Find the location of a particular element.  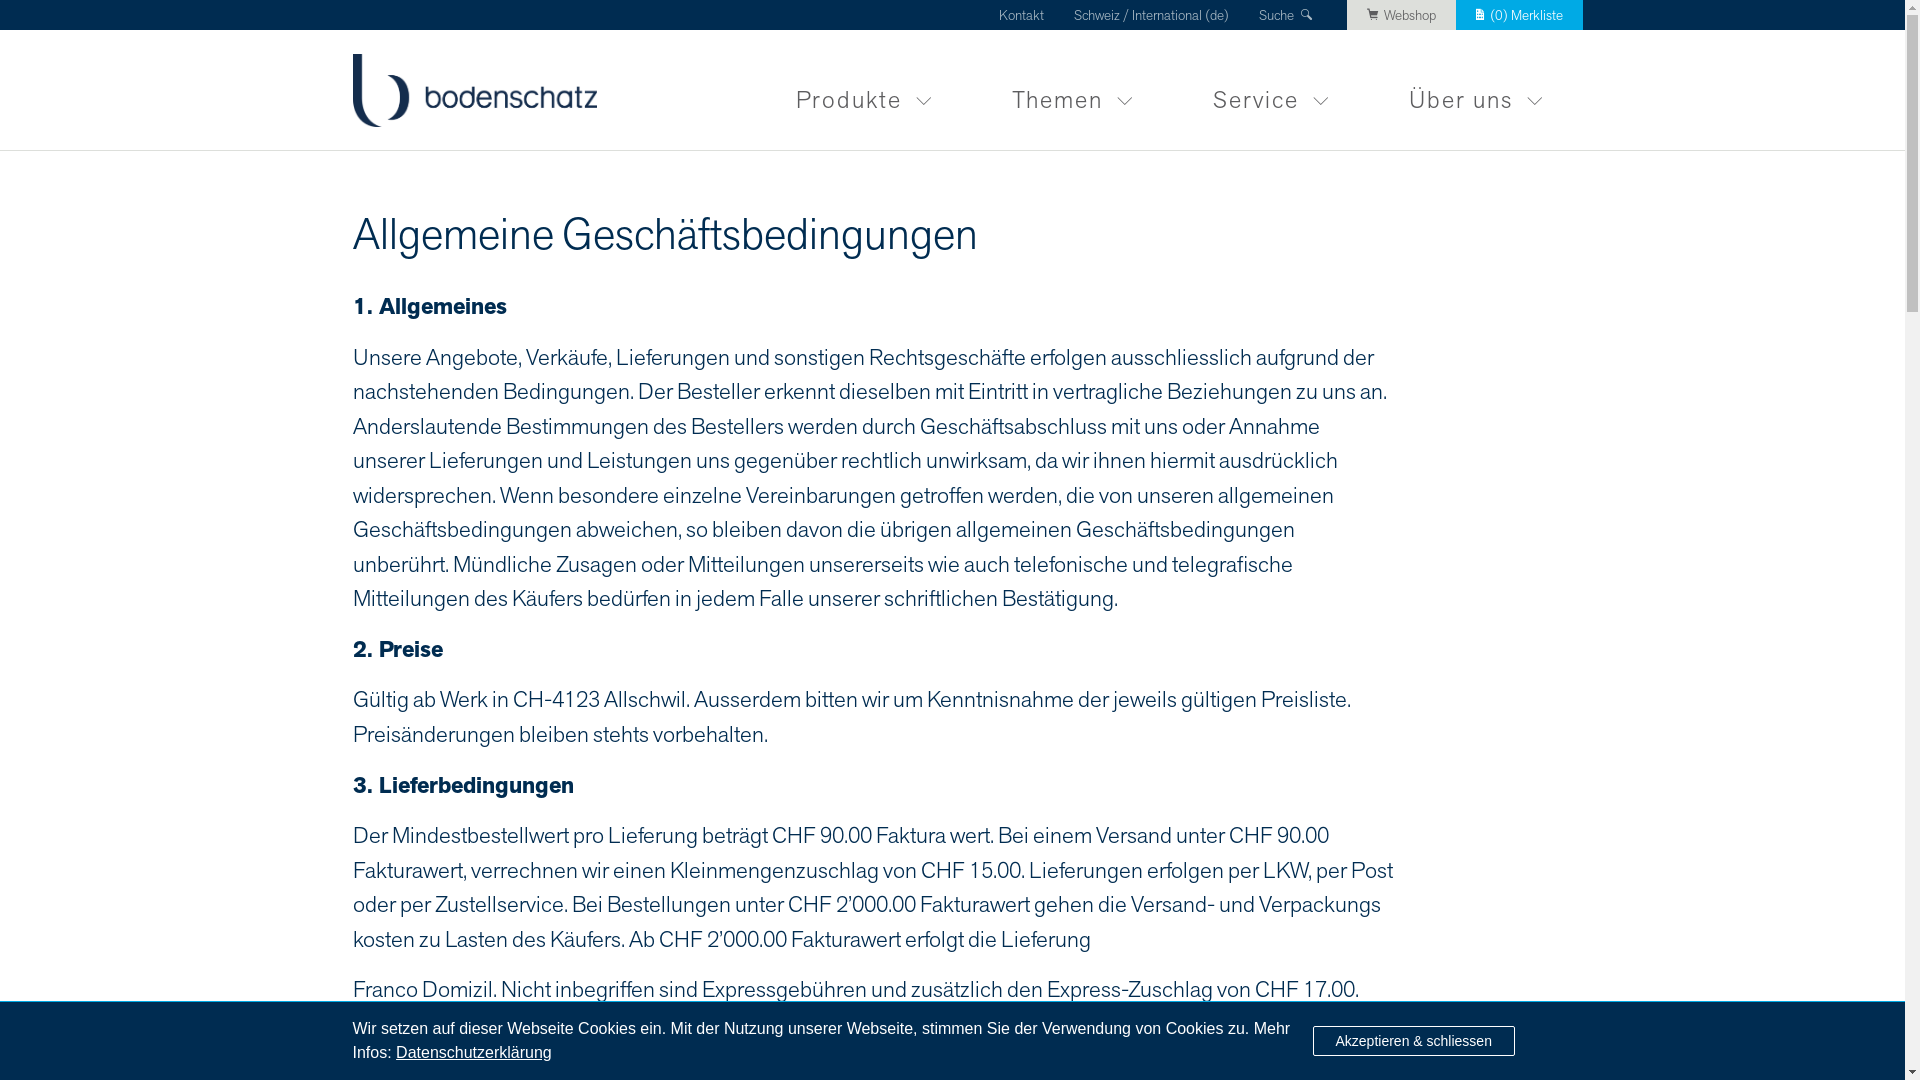

'Kontakt' is located at coordinates (998, 15).